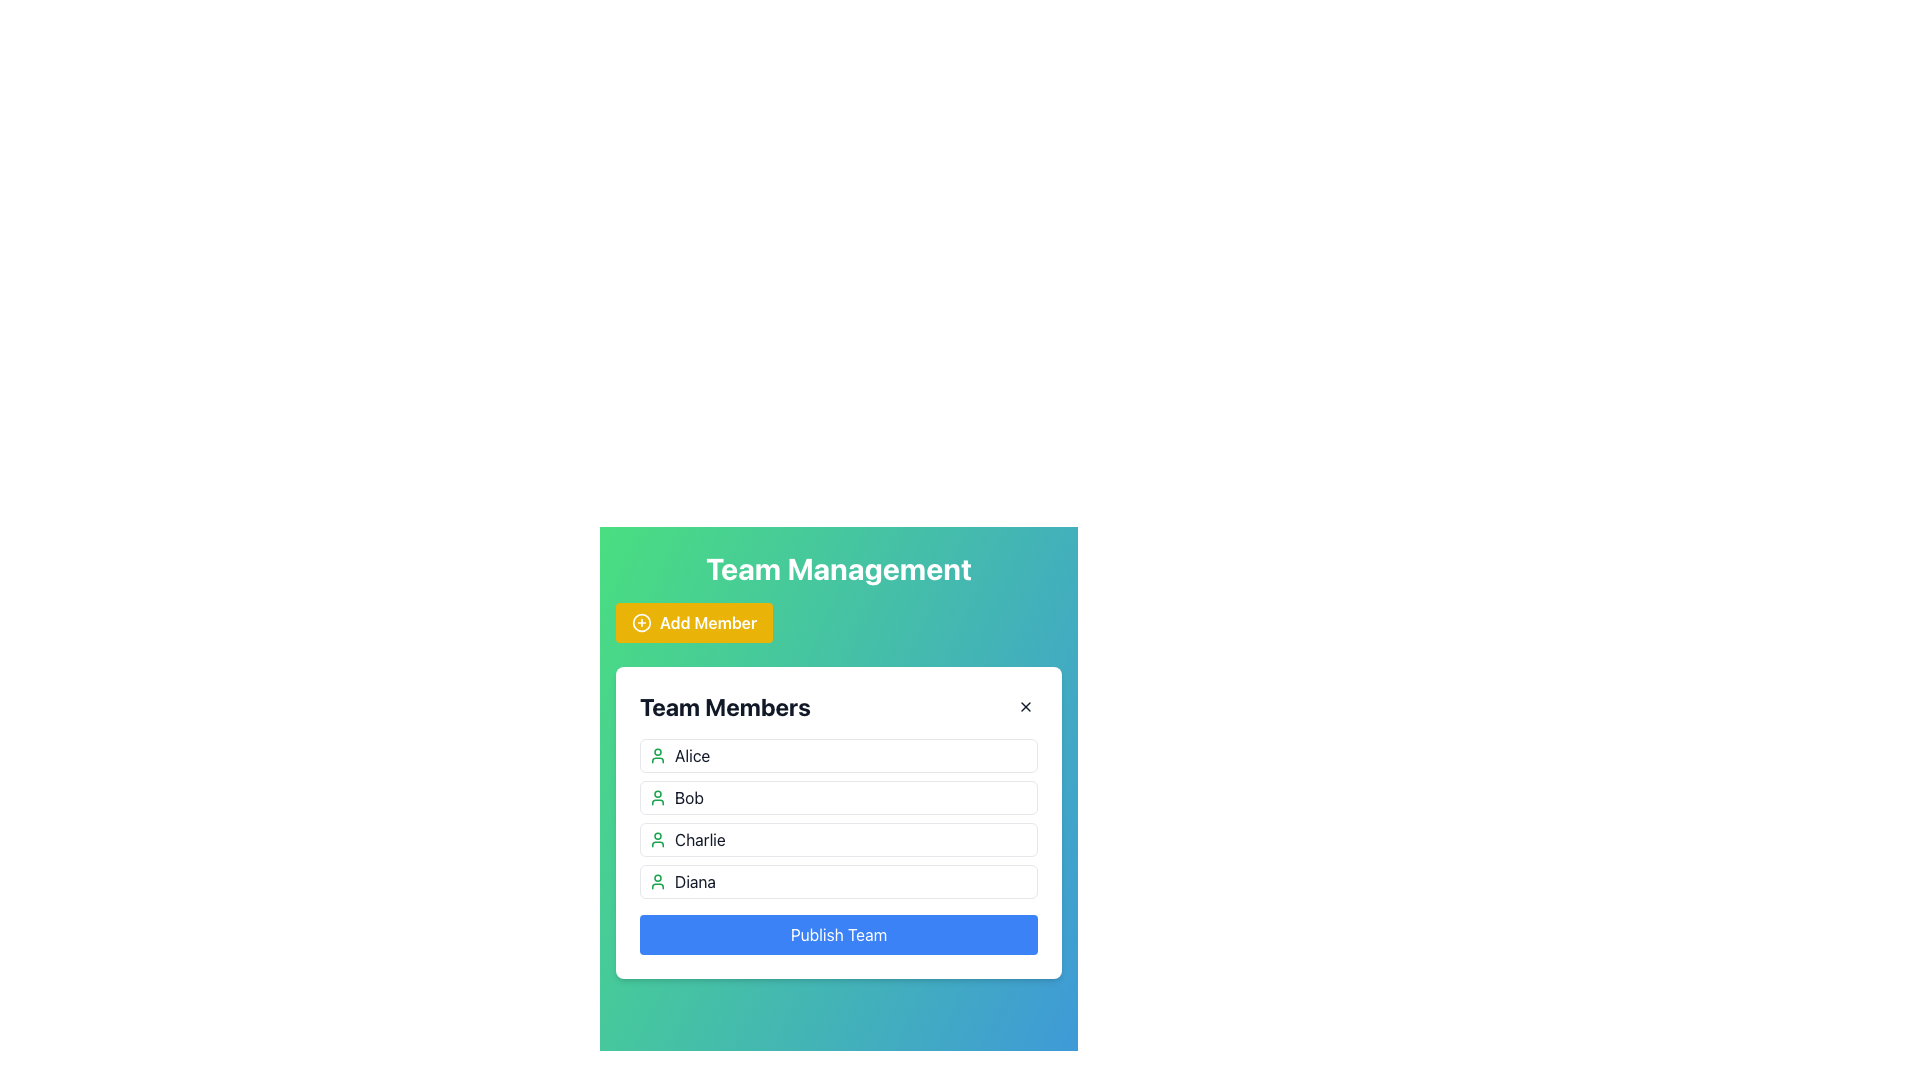 This screenshot has height=1080, width=1920. What do you see at coordinates (694, 622) in the screenshot?
I see `the 'Add New Member' button located under the 'Team Management' title` at bounding box center [694, 622].